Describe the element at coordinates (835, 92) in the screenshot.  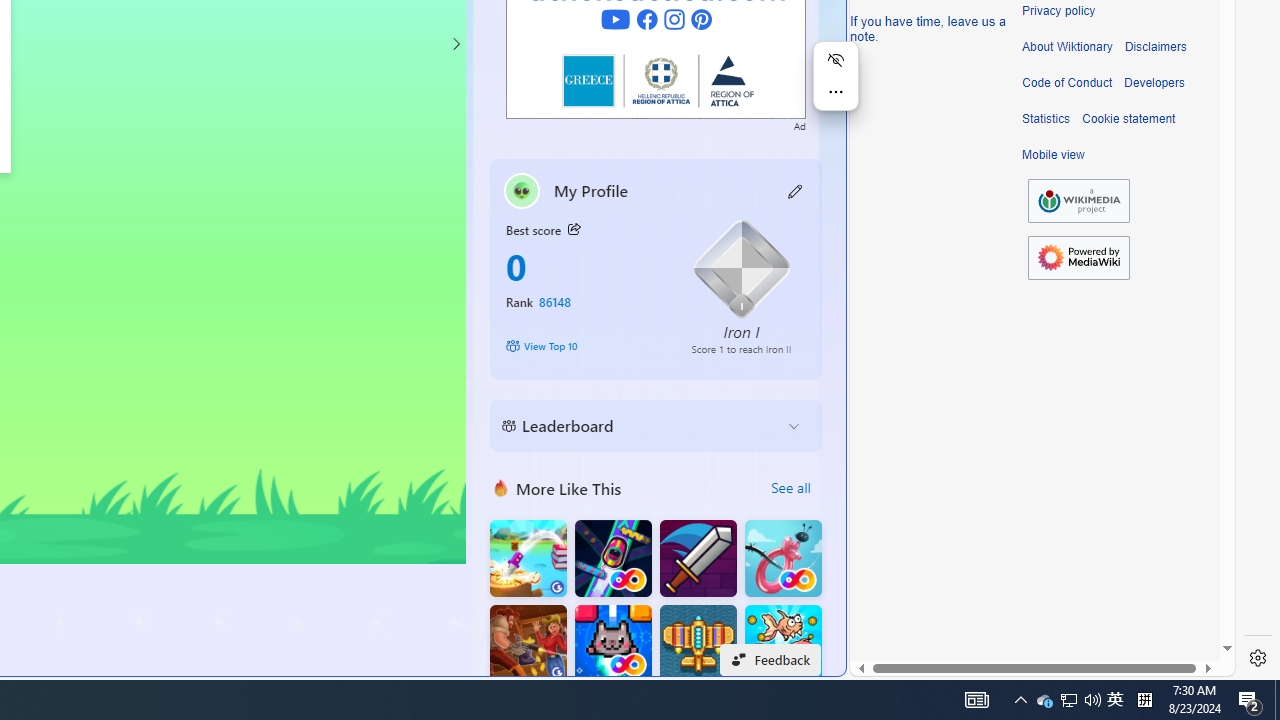
I see `'More actions'` at that location.